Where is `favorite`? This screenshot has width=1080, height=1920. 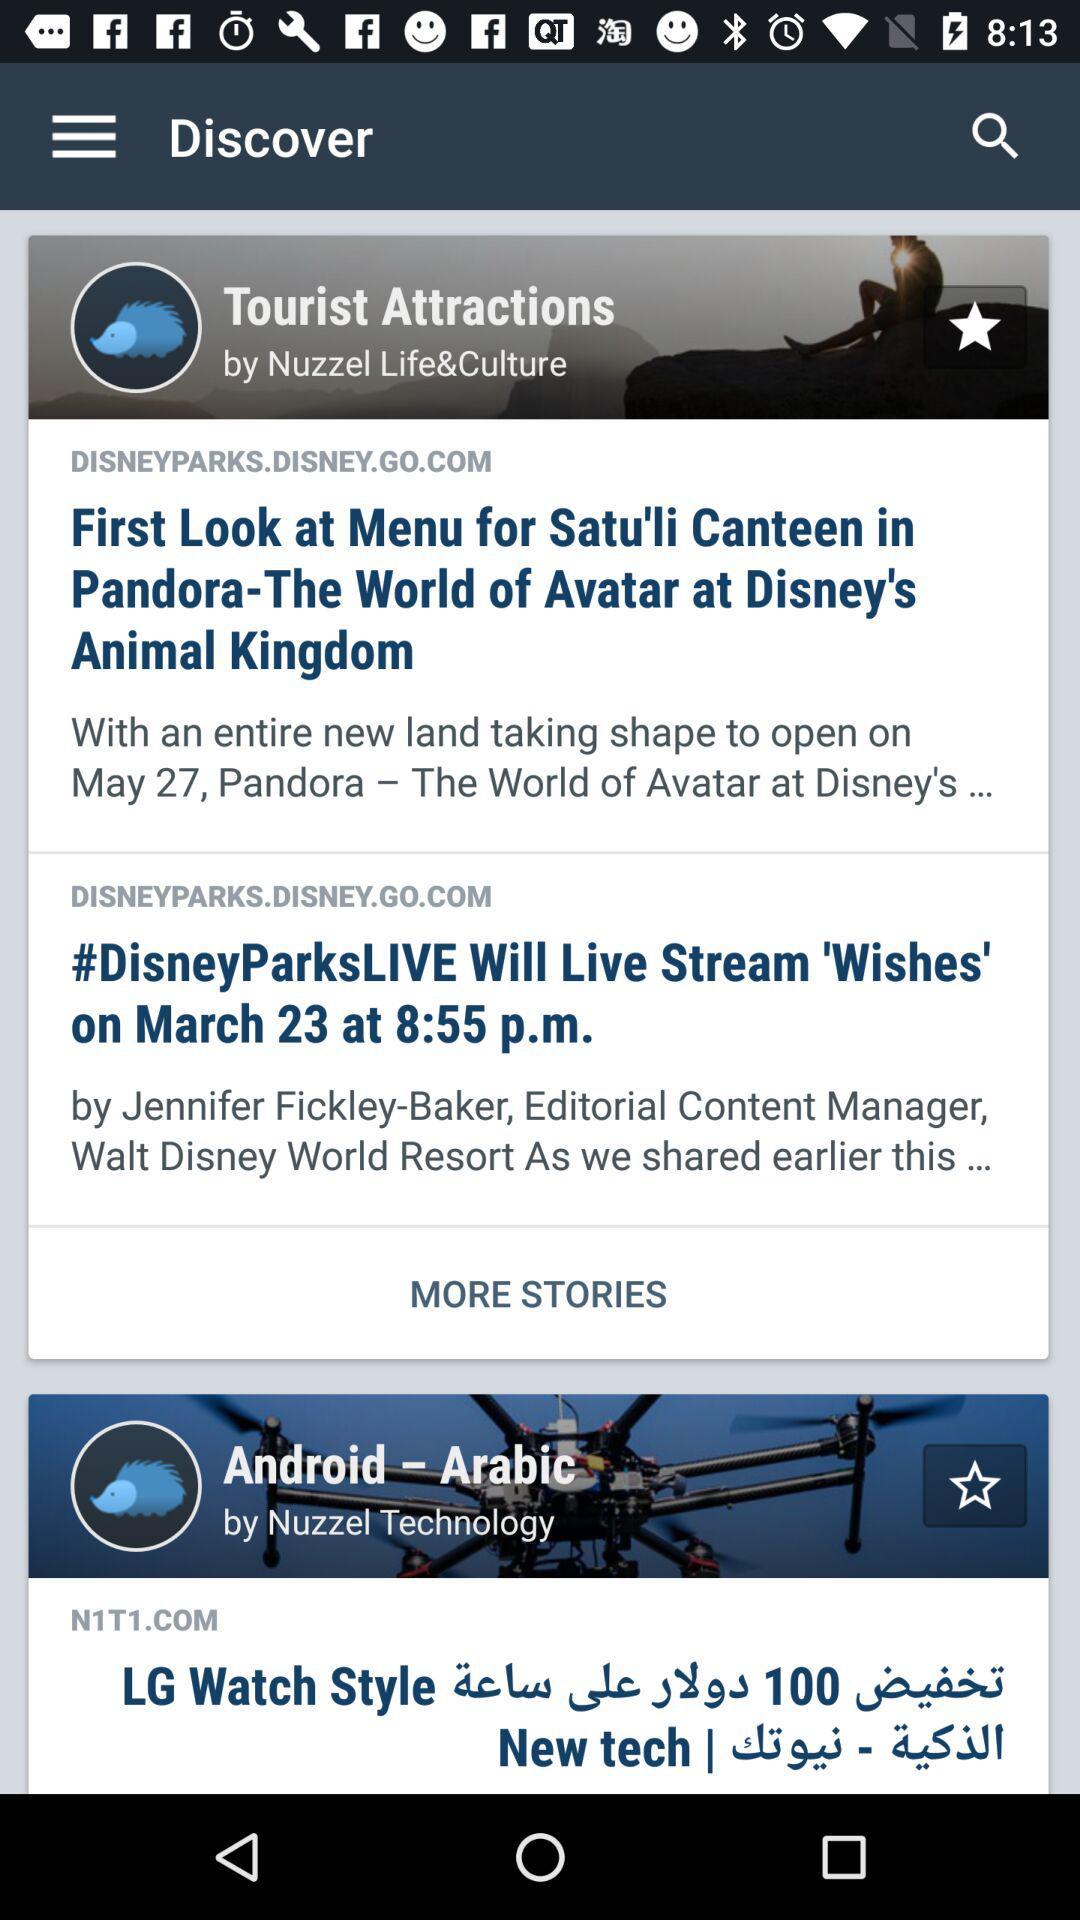
favorite is located at coordinates (974, 1485).